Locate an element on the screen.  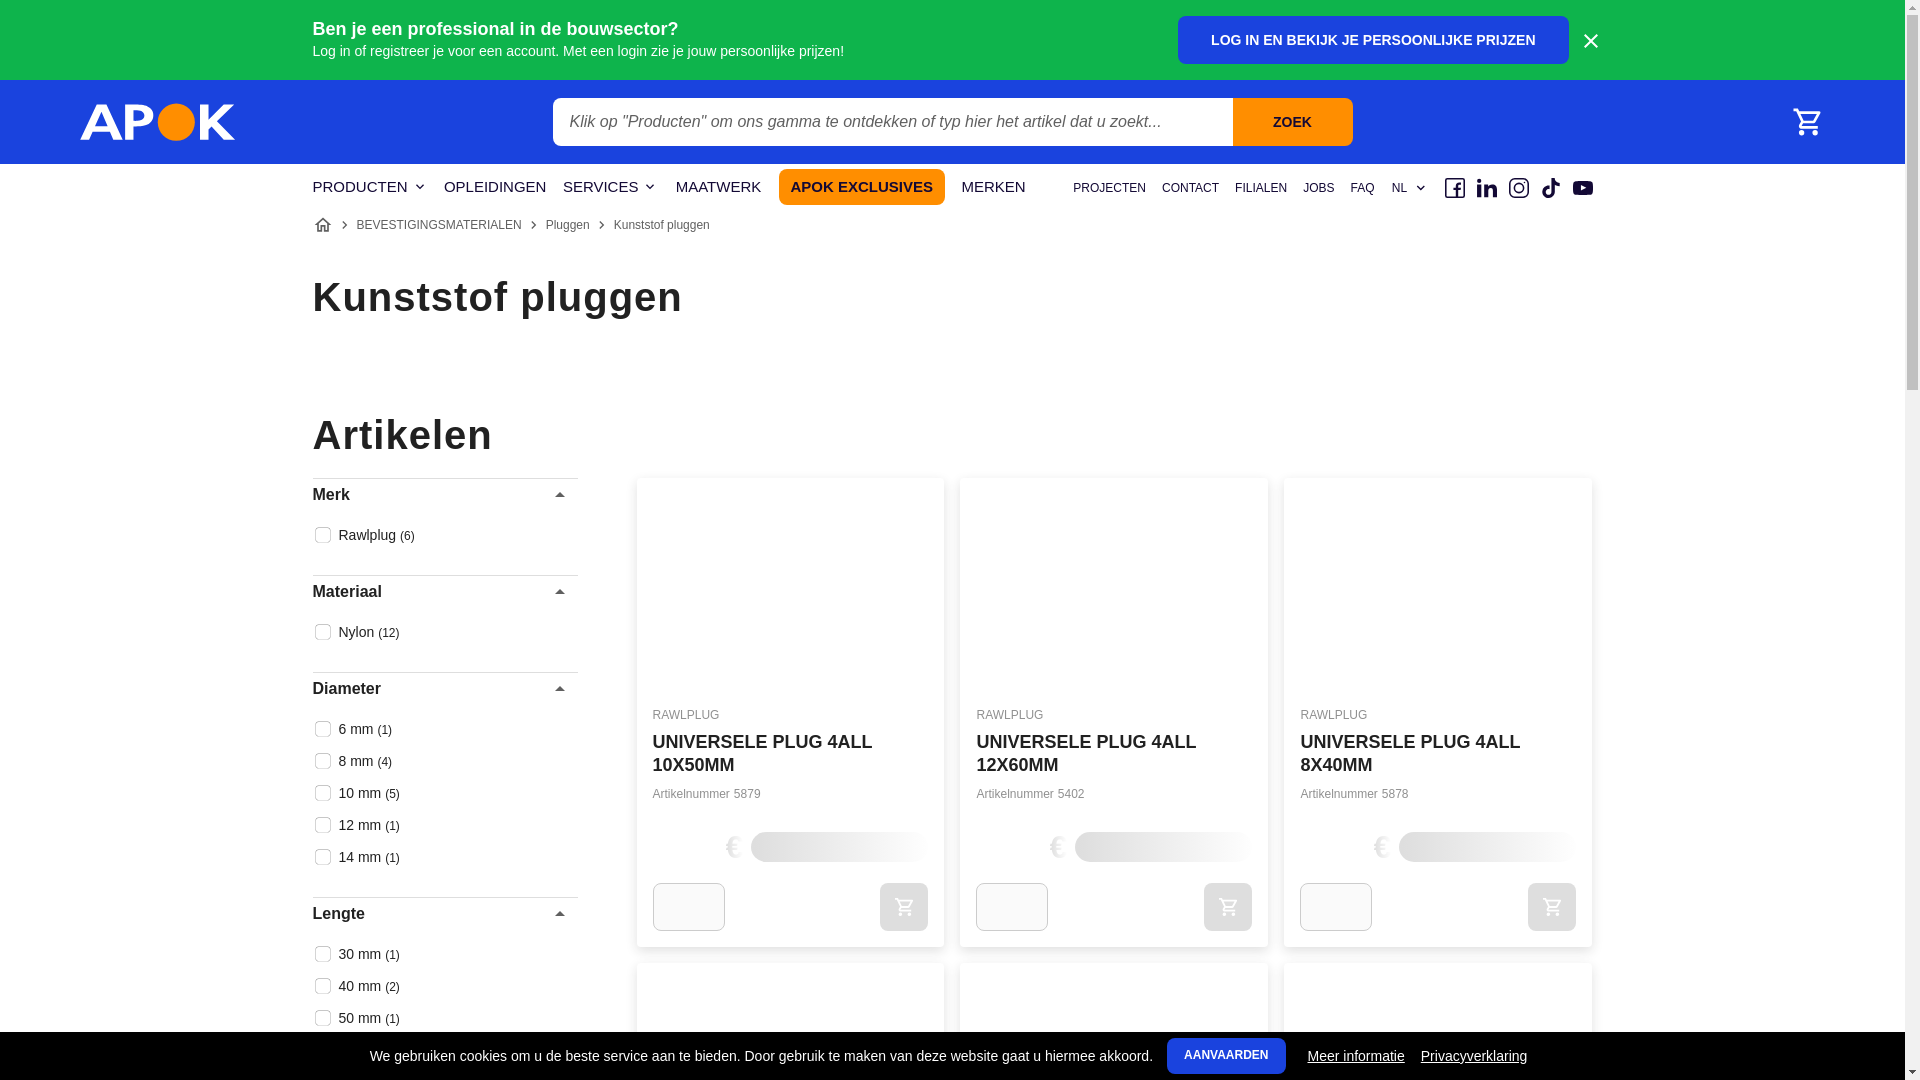
'Kunststof pluggen' is located at coordinates (662, 224).